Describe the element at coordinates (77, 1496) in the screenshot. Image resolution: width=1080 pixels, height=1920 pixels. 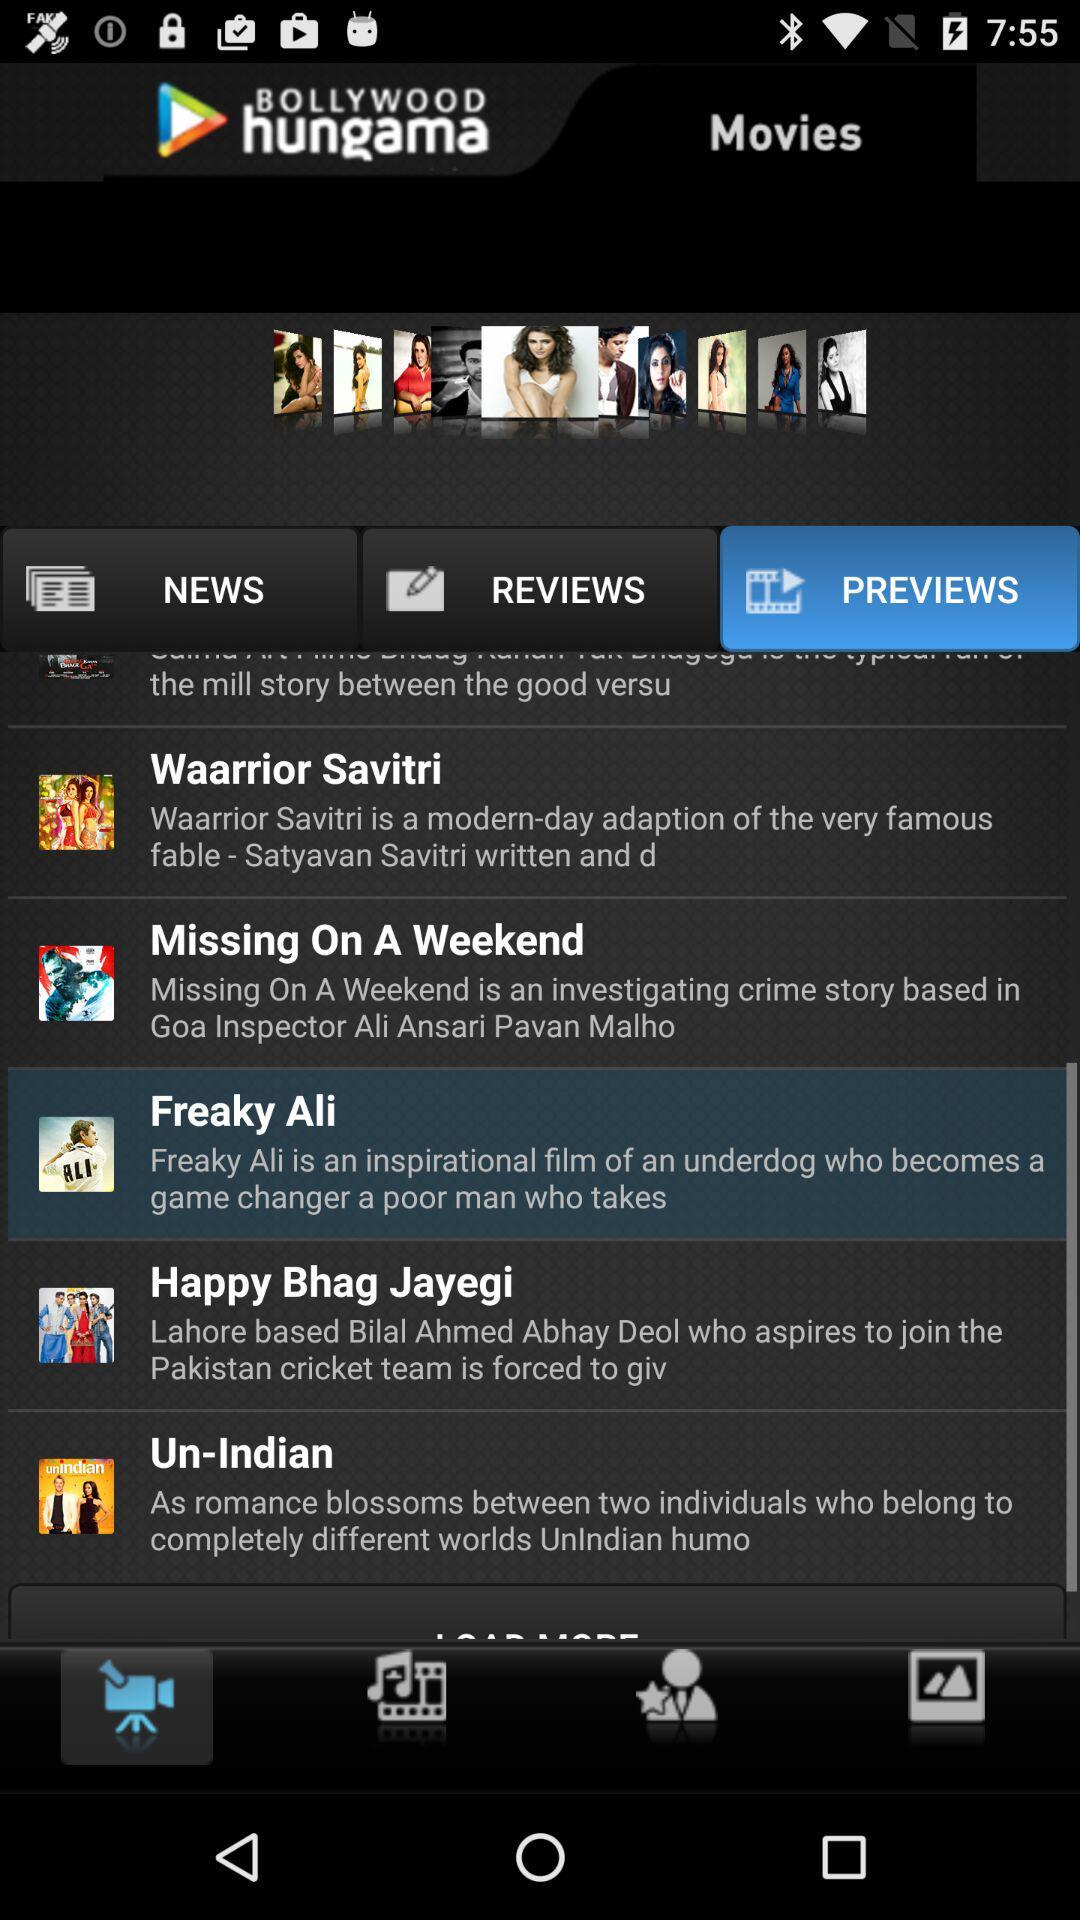
I see `bottom of the left corner image` at that location.